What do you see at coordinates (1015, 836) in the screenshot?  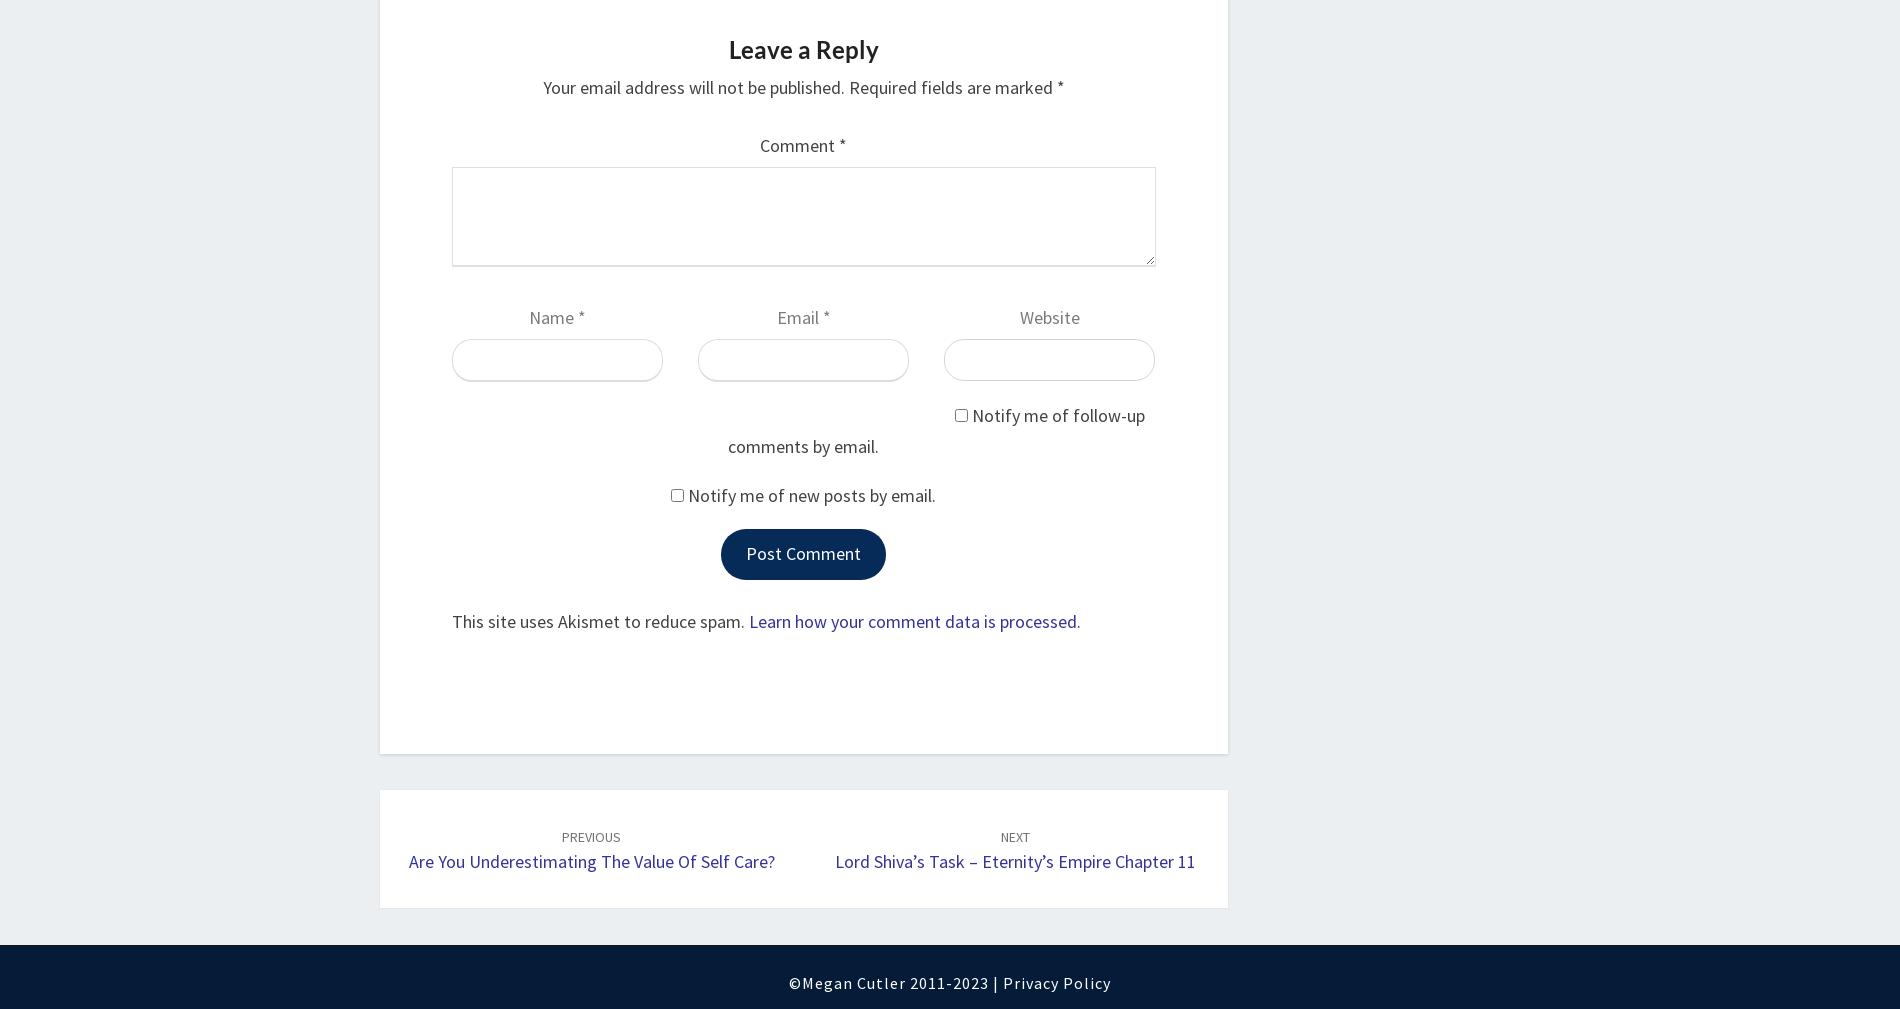 I see `'NEXT'` at bounding box center [1015, 836].